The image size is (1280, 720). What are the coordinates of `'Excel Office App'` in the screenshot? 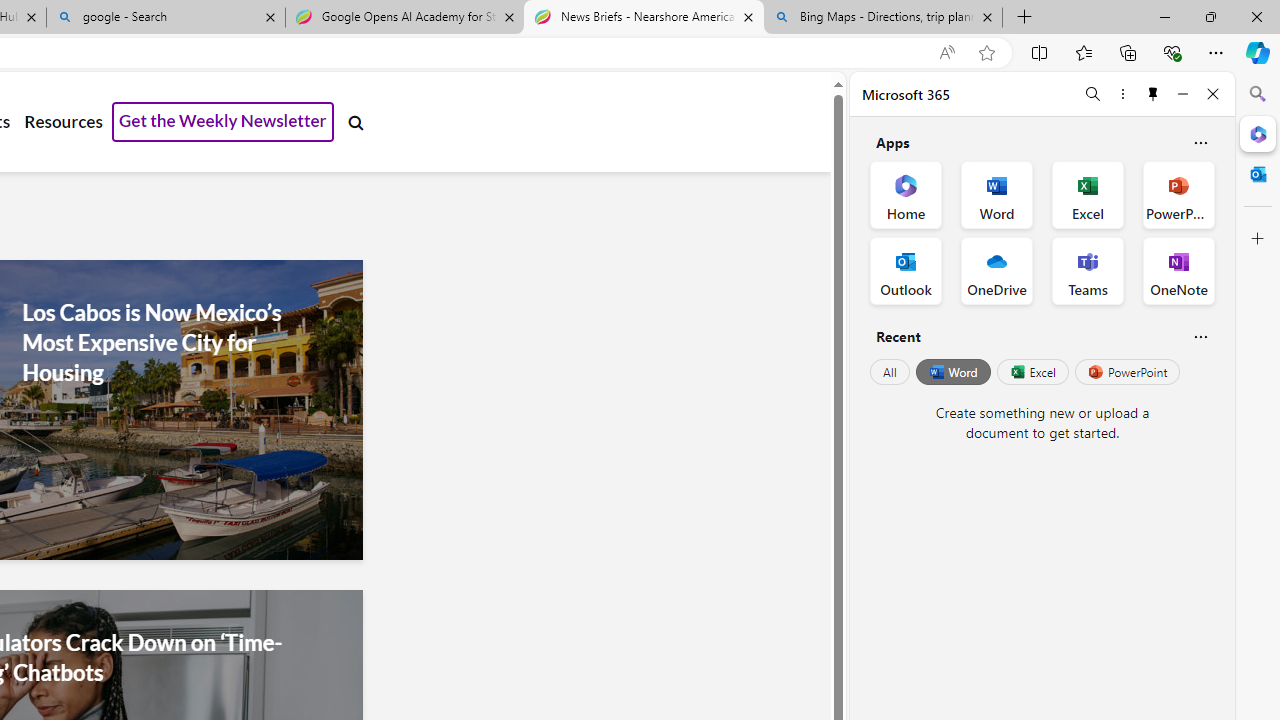 It's located at (1087, 195).